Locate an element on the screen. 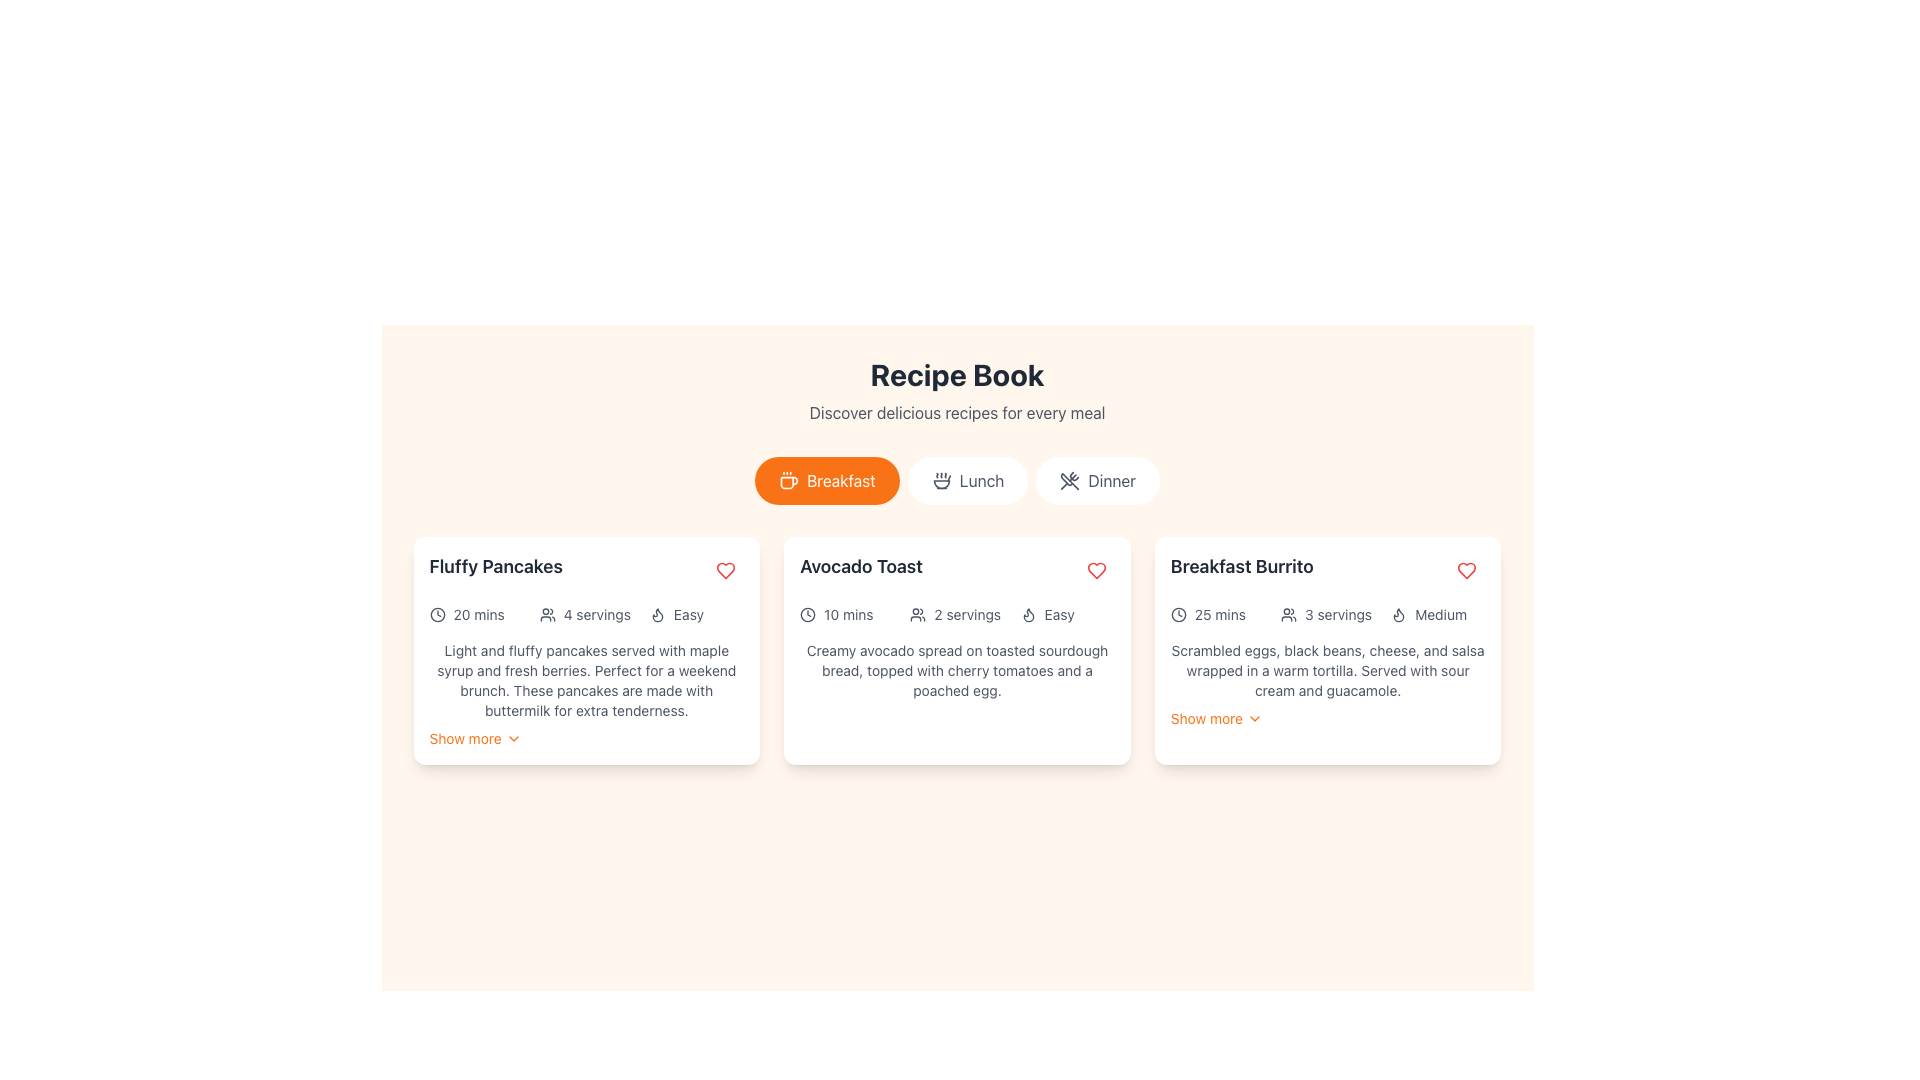  the Text Label that serves as the label for the 'Breakfast' button, guiding users to select breakfast-related content is located at coordinates (841, 481).